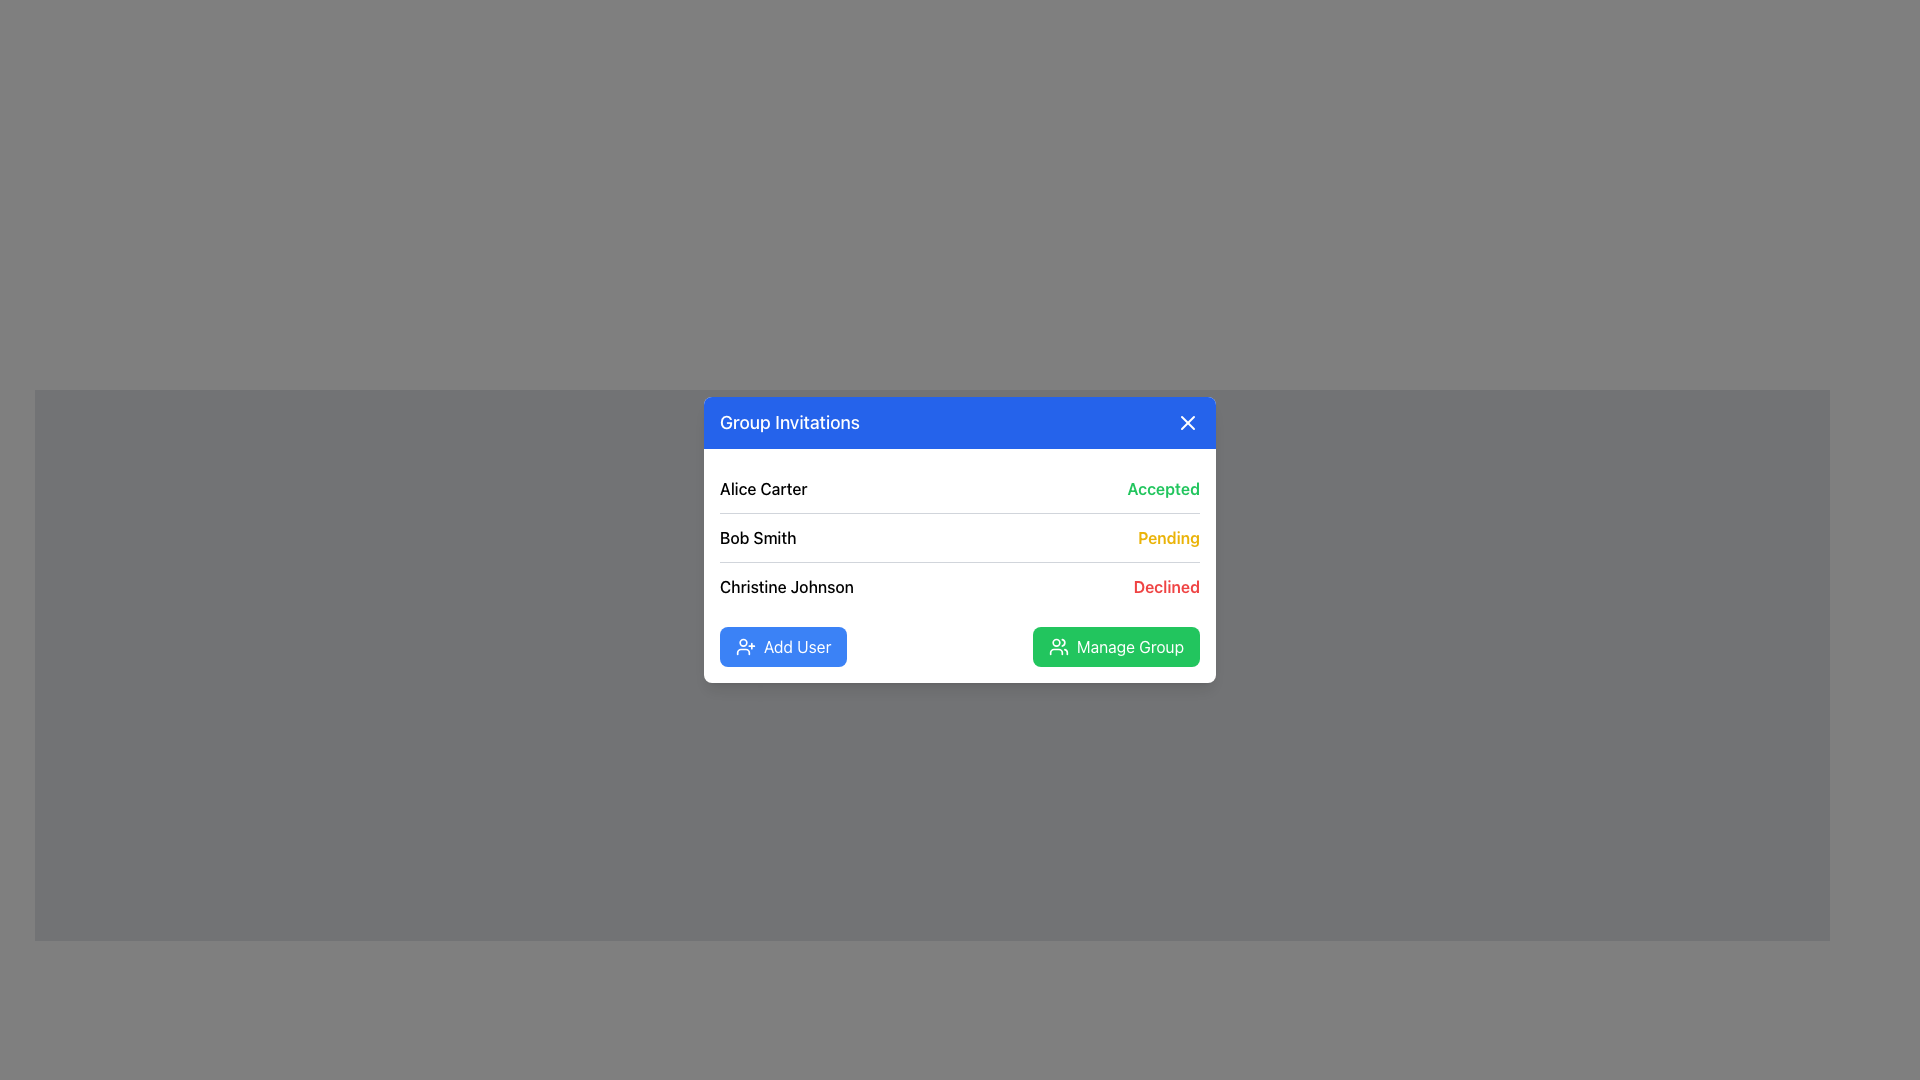 This screenshot has height=1080, width=1920. Describe the element at coordinates (1058, 647) in the screenshot. I see `the group of users SVG icon, which is part of the 'Manage Group' button located at the bottom-right of the modal dialog box` at that location.